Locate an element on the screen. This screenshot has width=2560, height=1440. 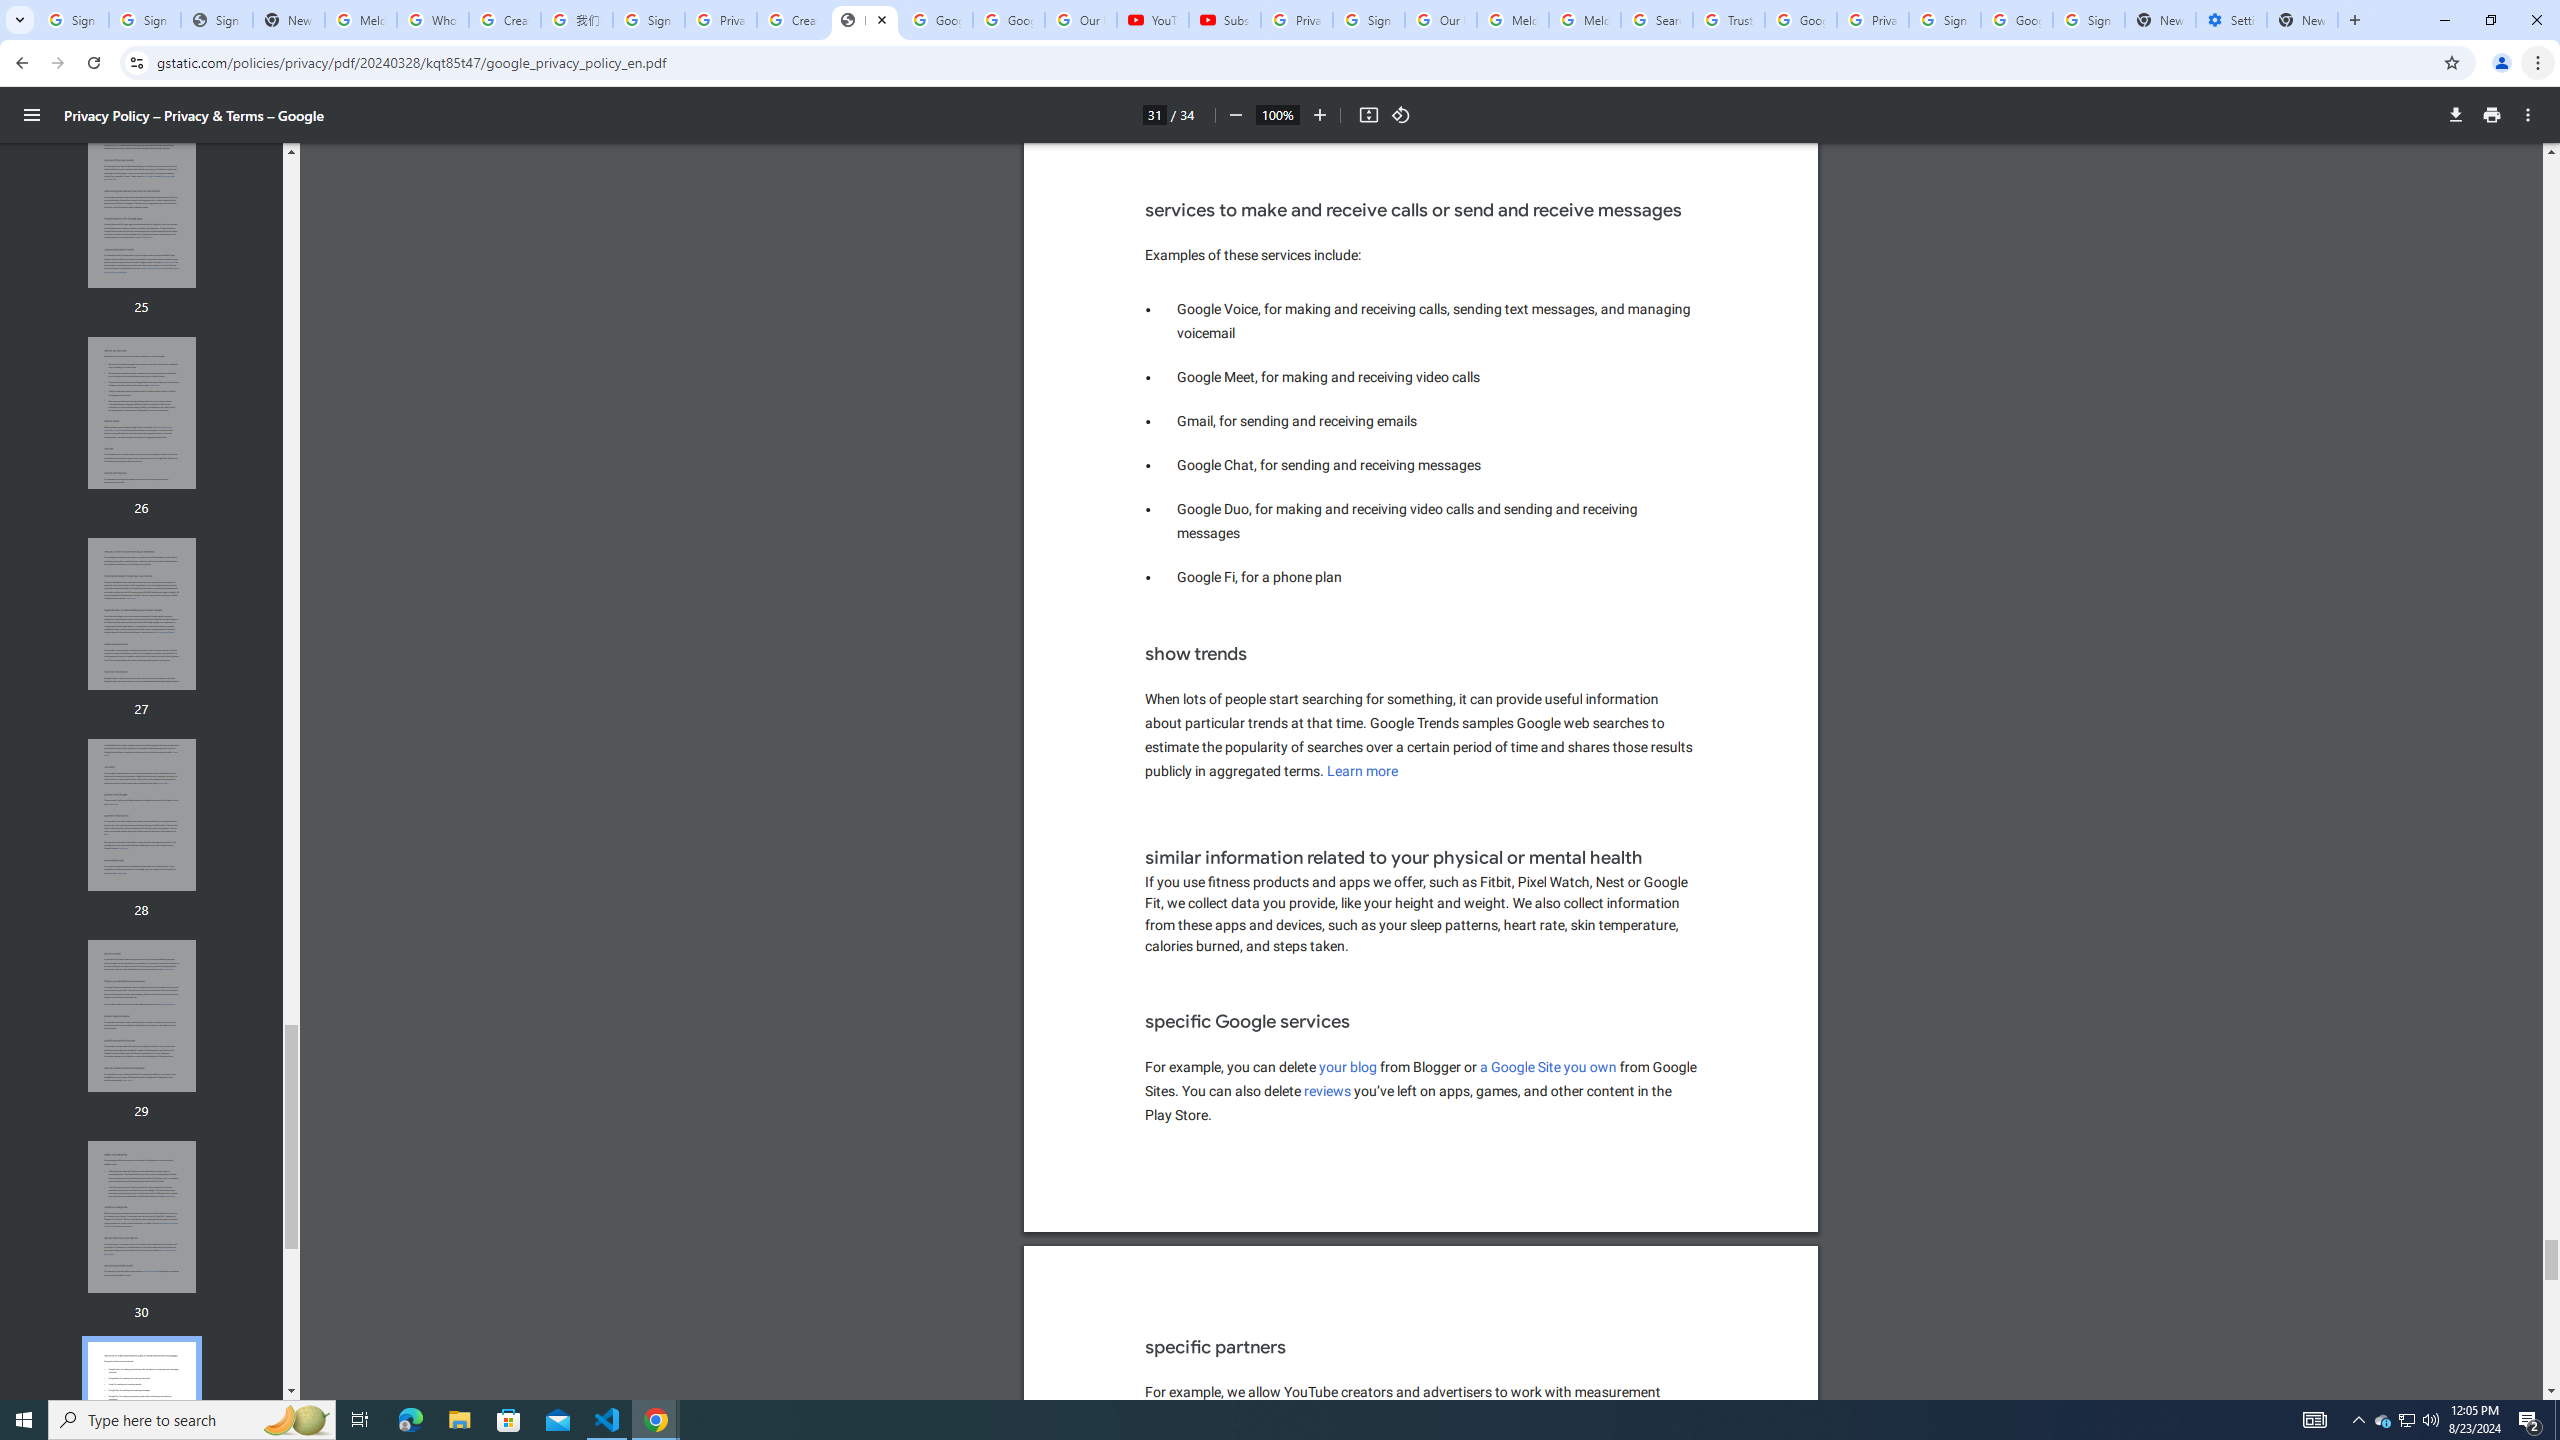
'Subscriptions - YouTube' is located at coordinates (1223, 19).